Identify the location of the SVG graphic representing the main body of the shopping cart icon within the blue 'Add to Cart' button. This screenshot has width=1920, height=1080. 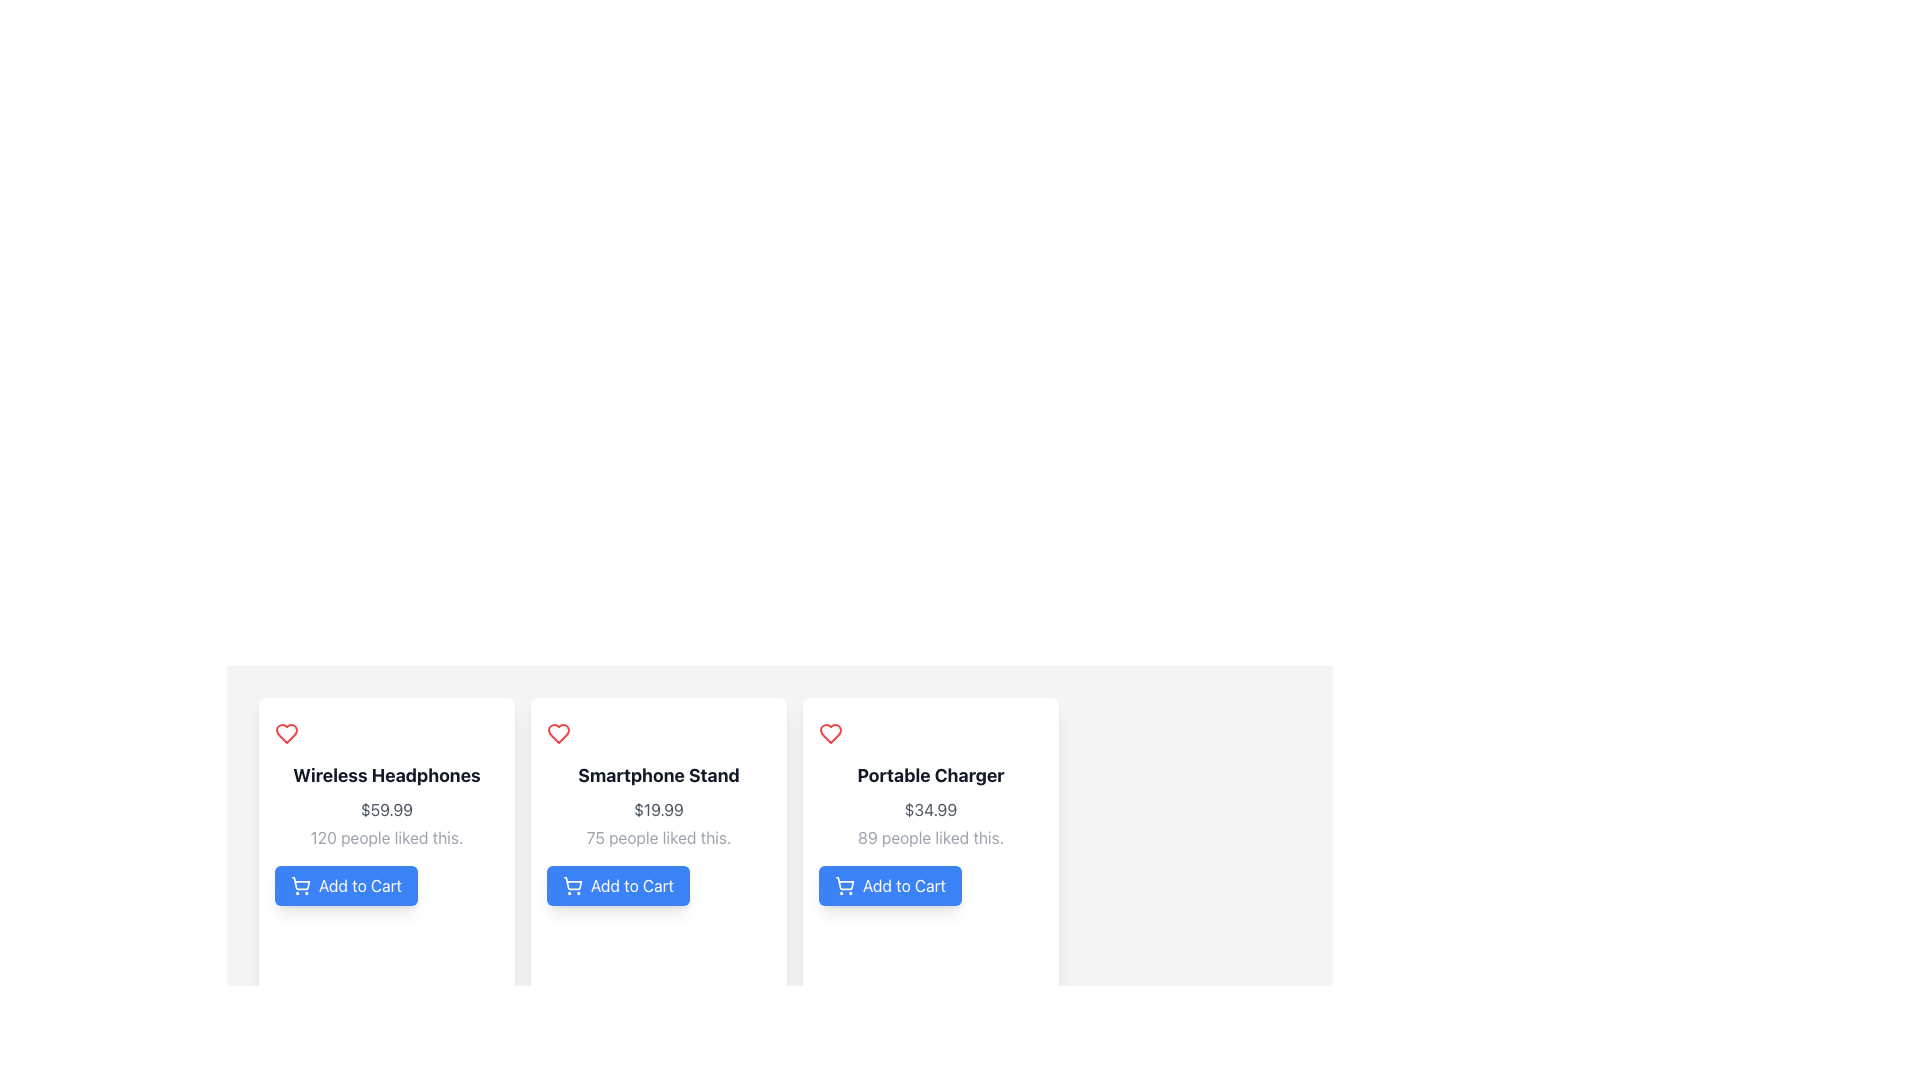
(572, 882).